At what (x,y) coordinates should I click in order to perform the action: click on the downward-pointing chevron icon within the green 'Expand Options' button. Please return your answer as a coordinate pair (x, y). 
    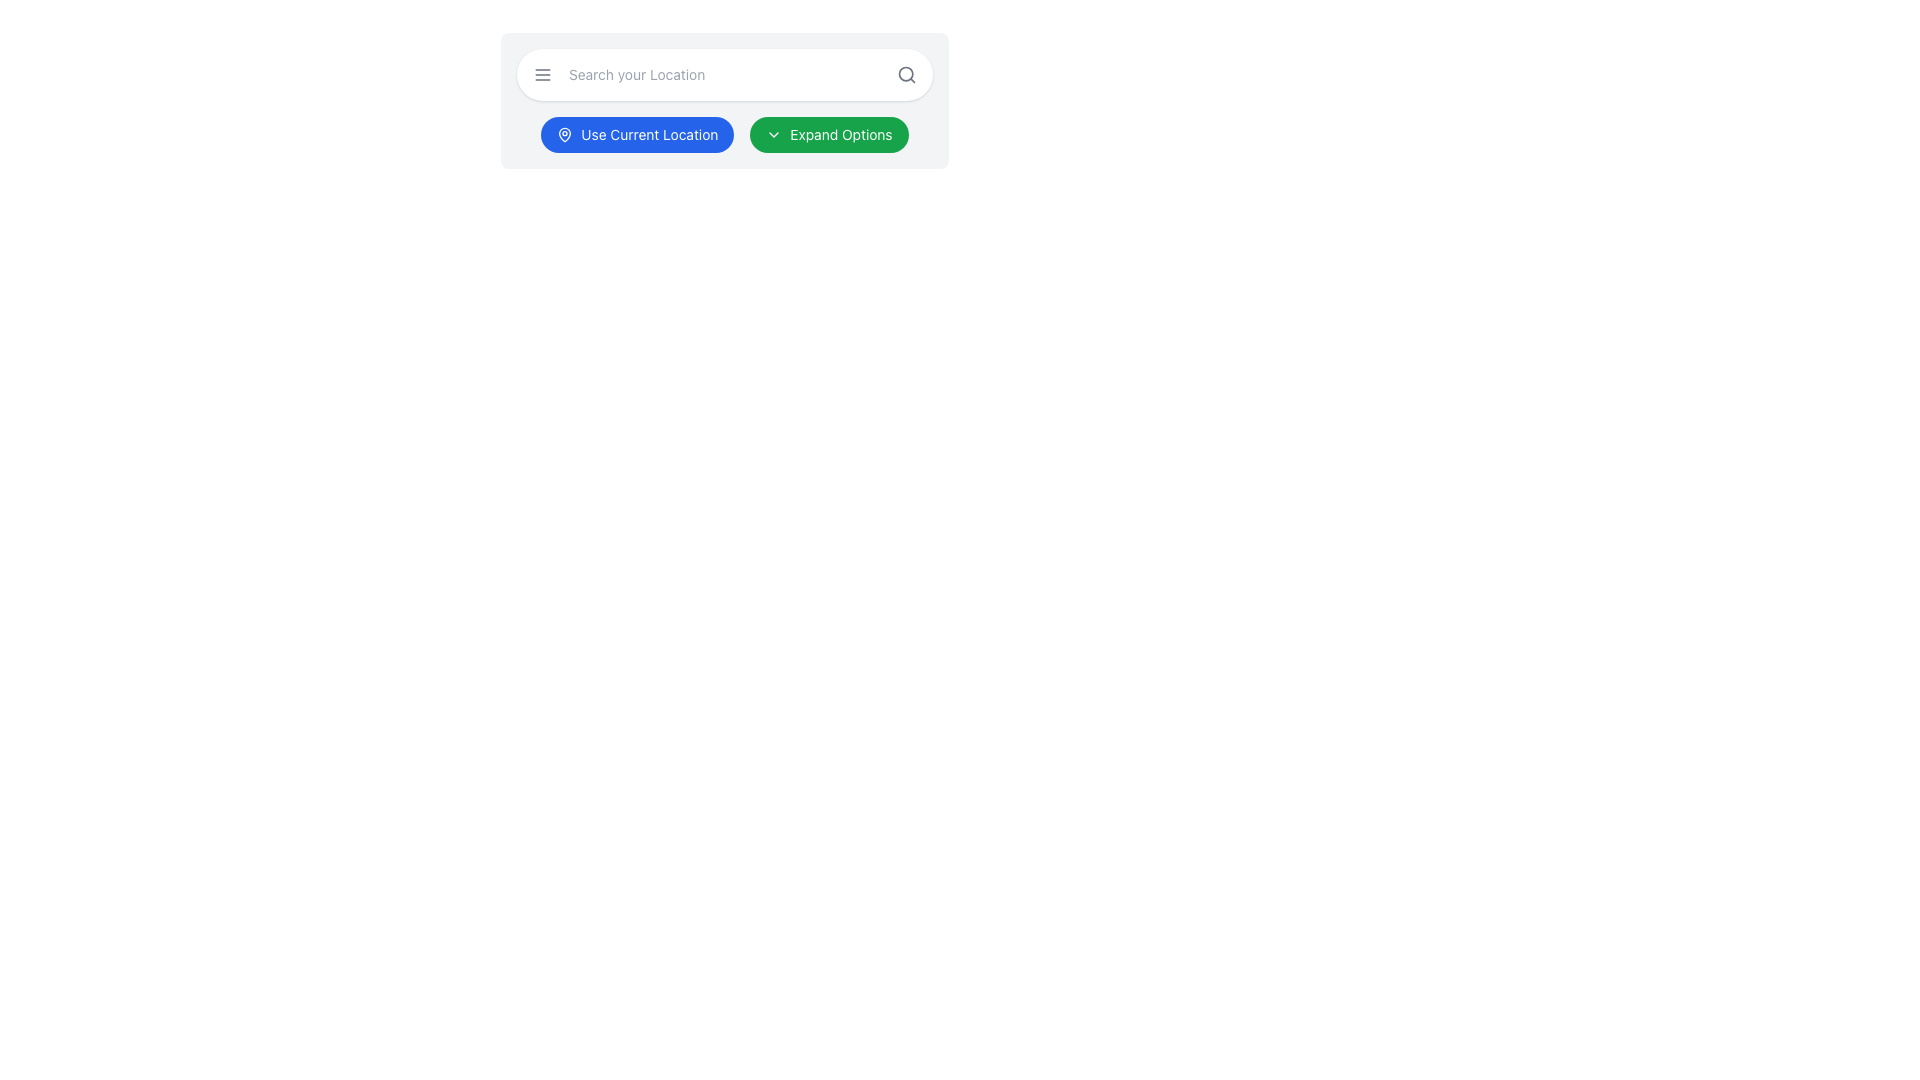
    Looking at the image, I should click on (773, 135).